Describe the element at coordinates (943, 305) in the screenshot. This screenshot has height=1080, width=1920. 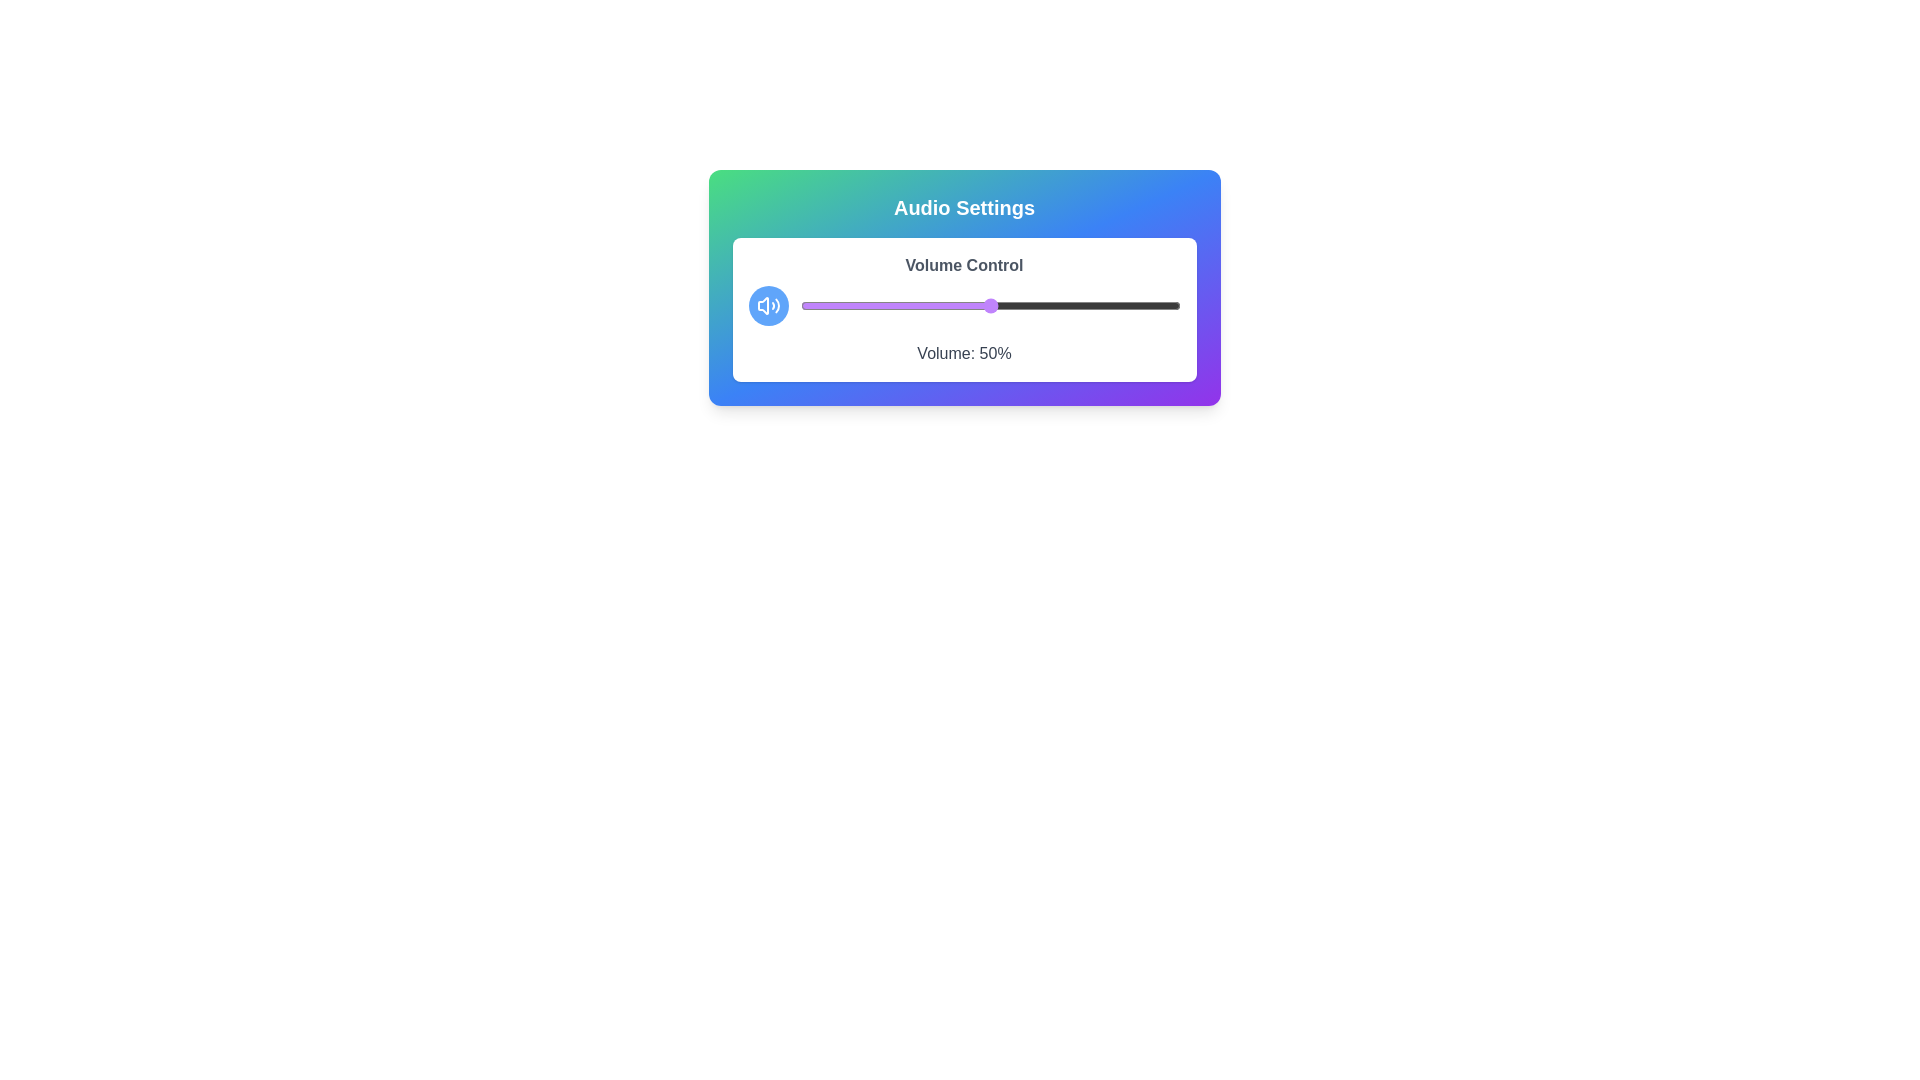
I see `volume` at that location.